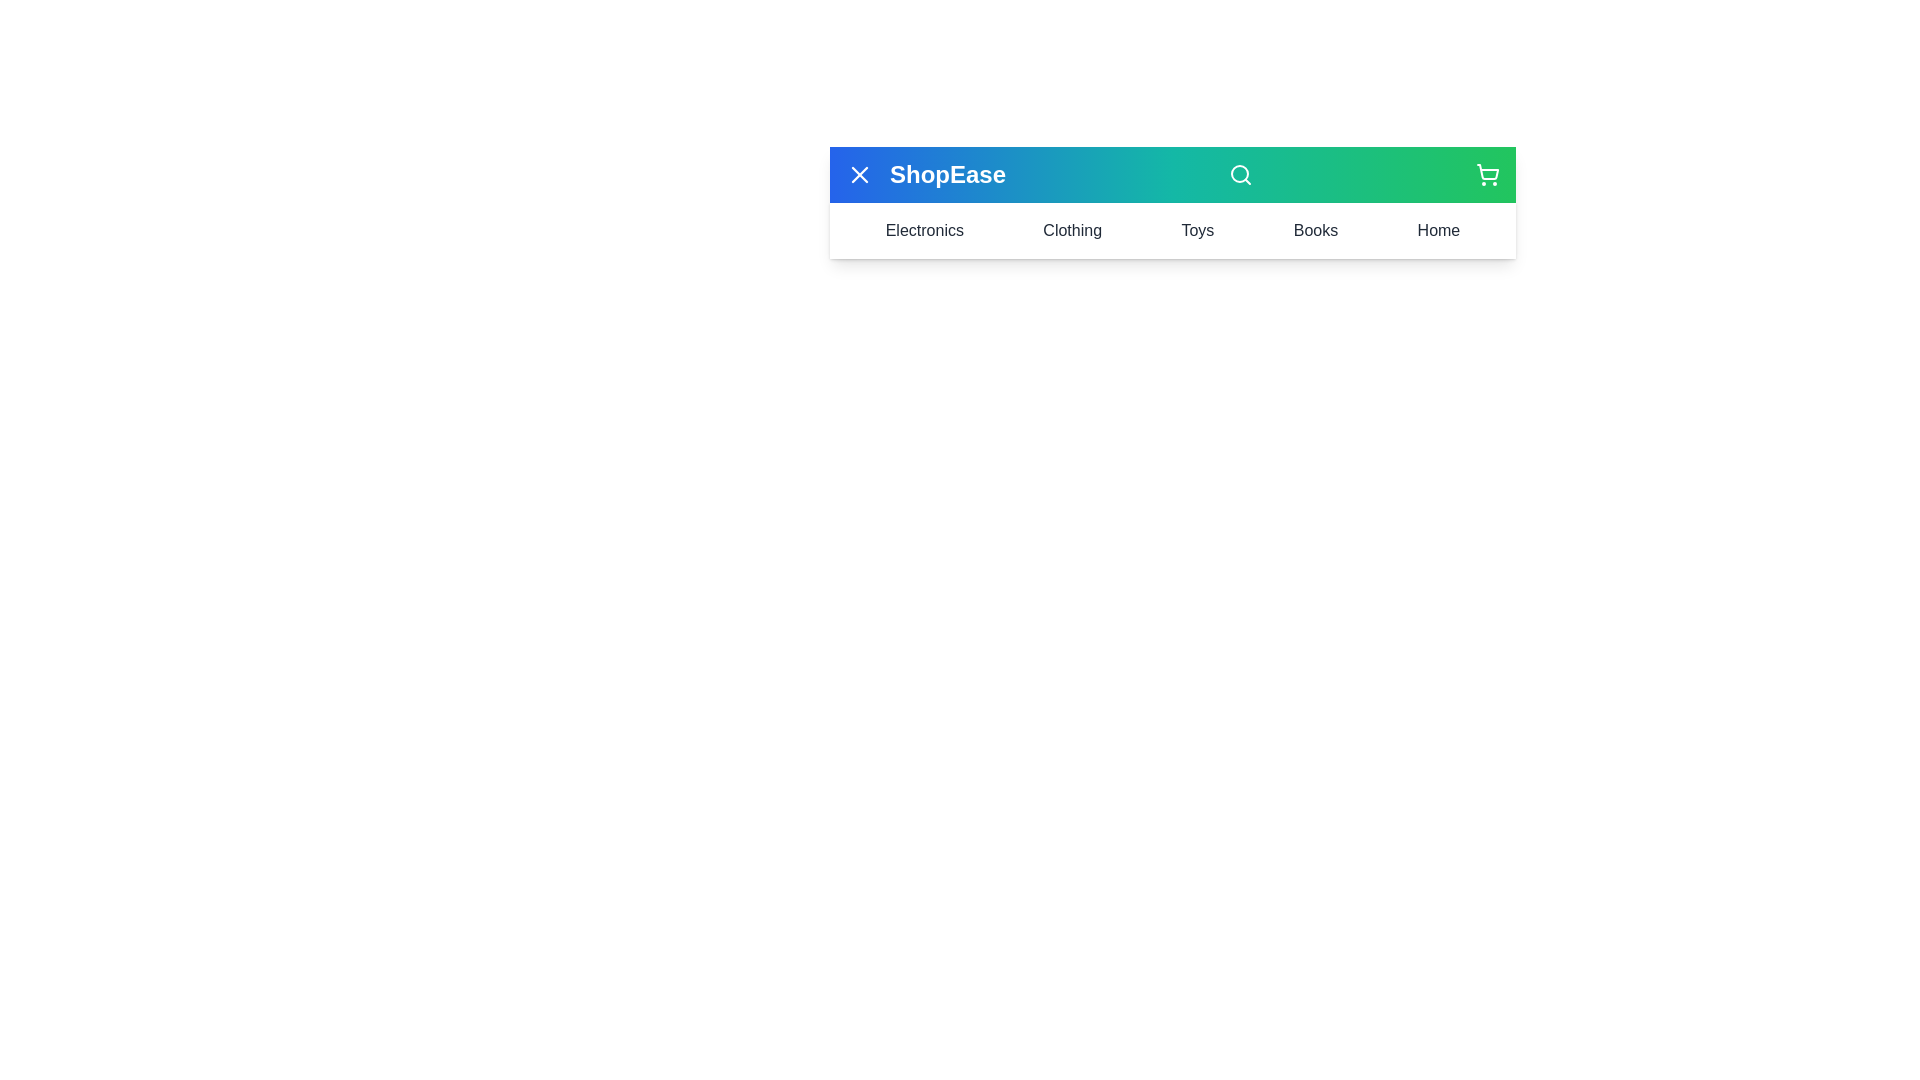 This screenshot has height=1080, width=1920. I want to click on the 'ShopEase' text area to examine and read it, so click(947, 173).